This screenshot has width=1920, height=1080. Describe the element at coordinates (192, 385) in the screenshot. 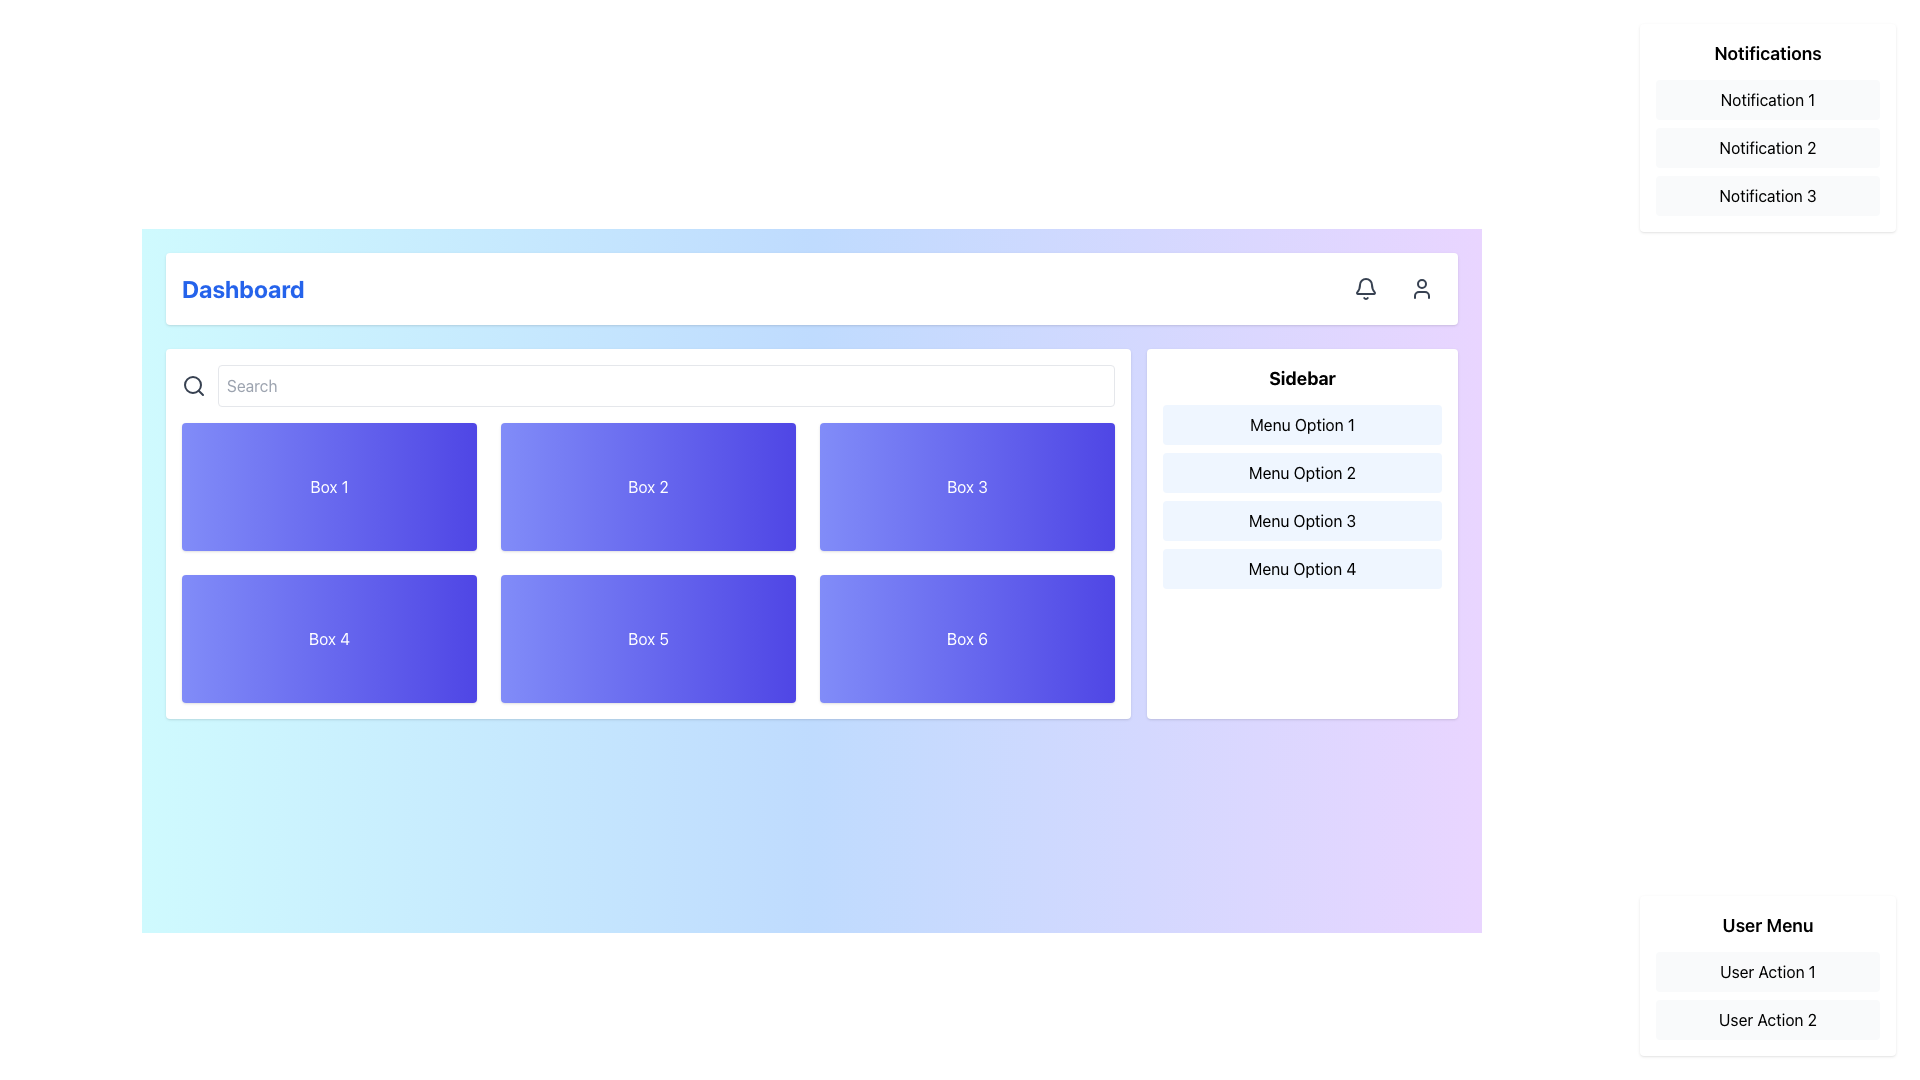

I see `the circular SVG graphic element that is part of the search icon, characterized by its 8-pixel radius and gray outline, located at the left end of the search bar` at that location.